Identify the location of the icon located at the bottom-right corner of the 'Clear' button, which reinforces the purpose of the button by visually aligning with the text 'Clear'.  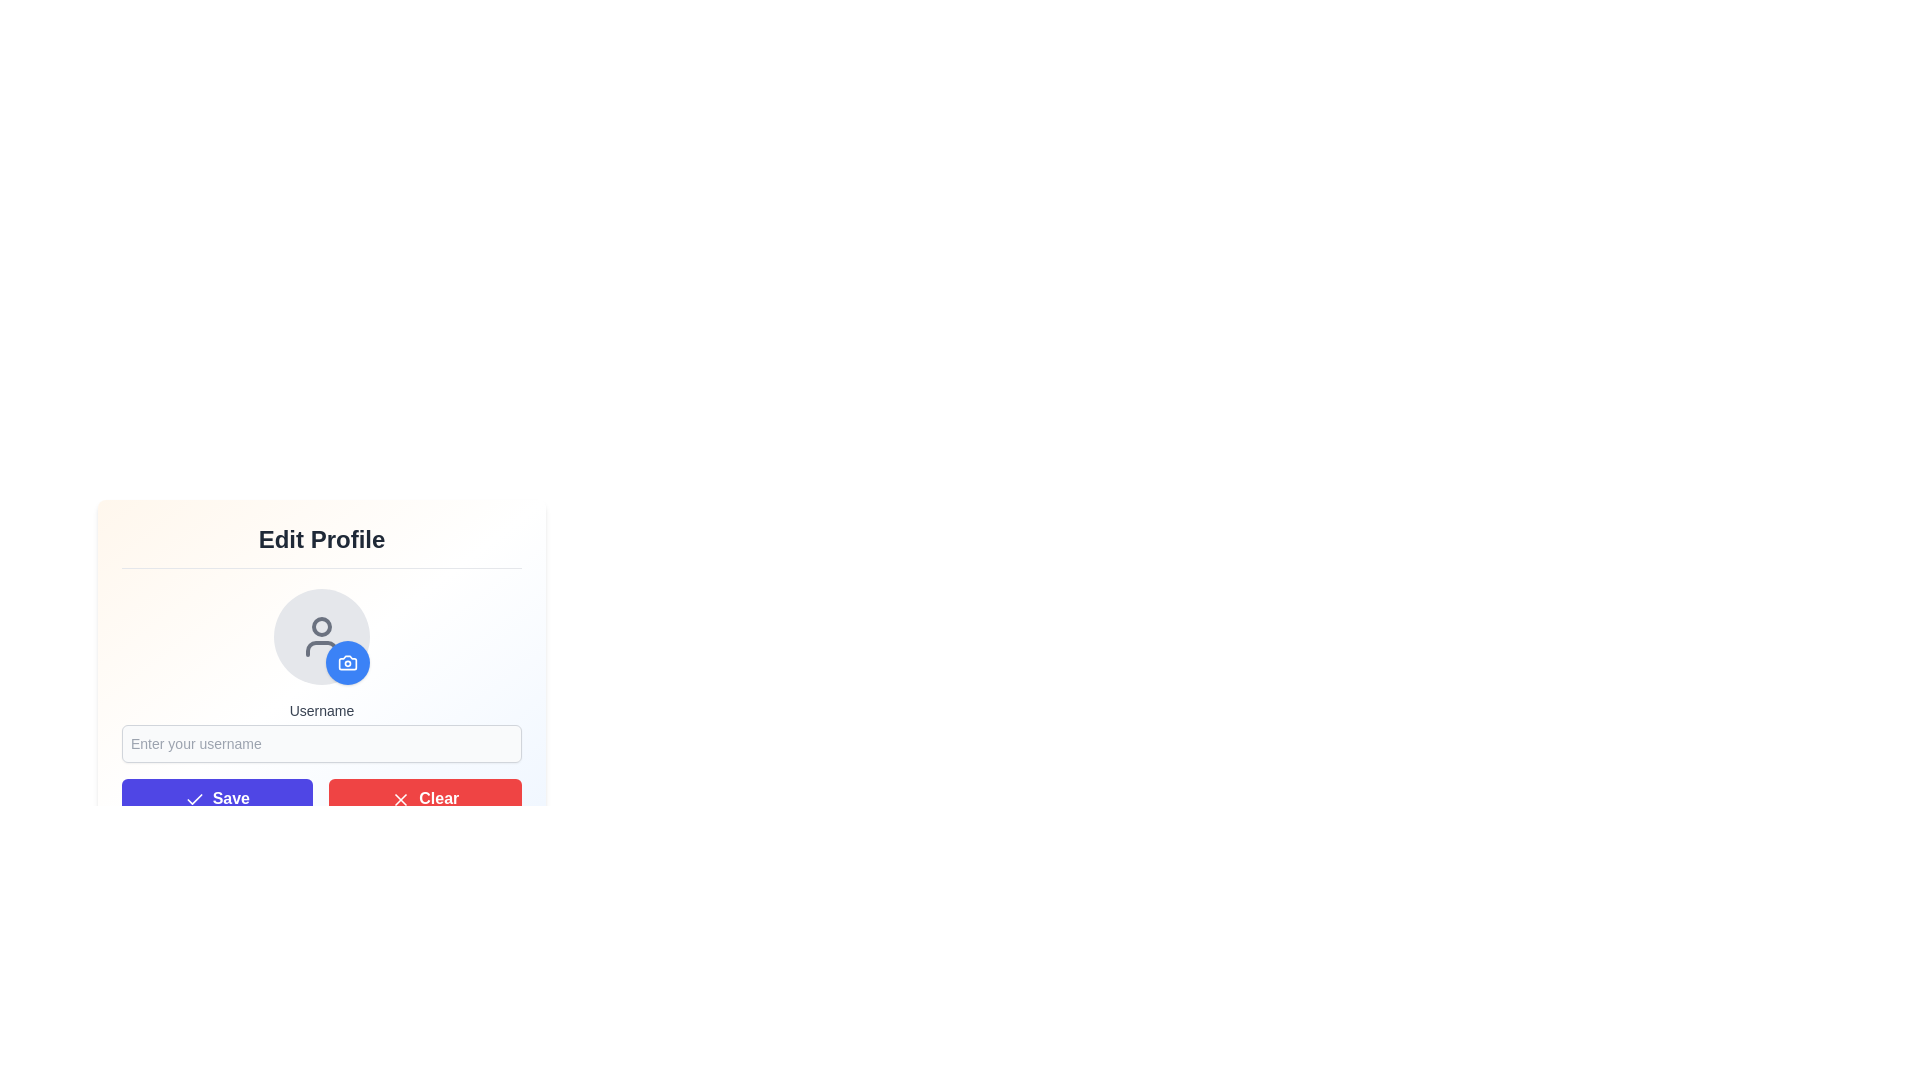
(400, 798).